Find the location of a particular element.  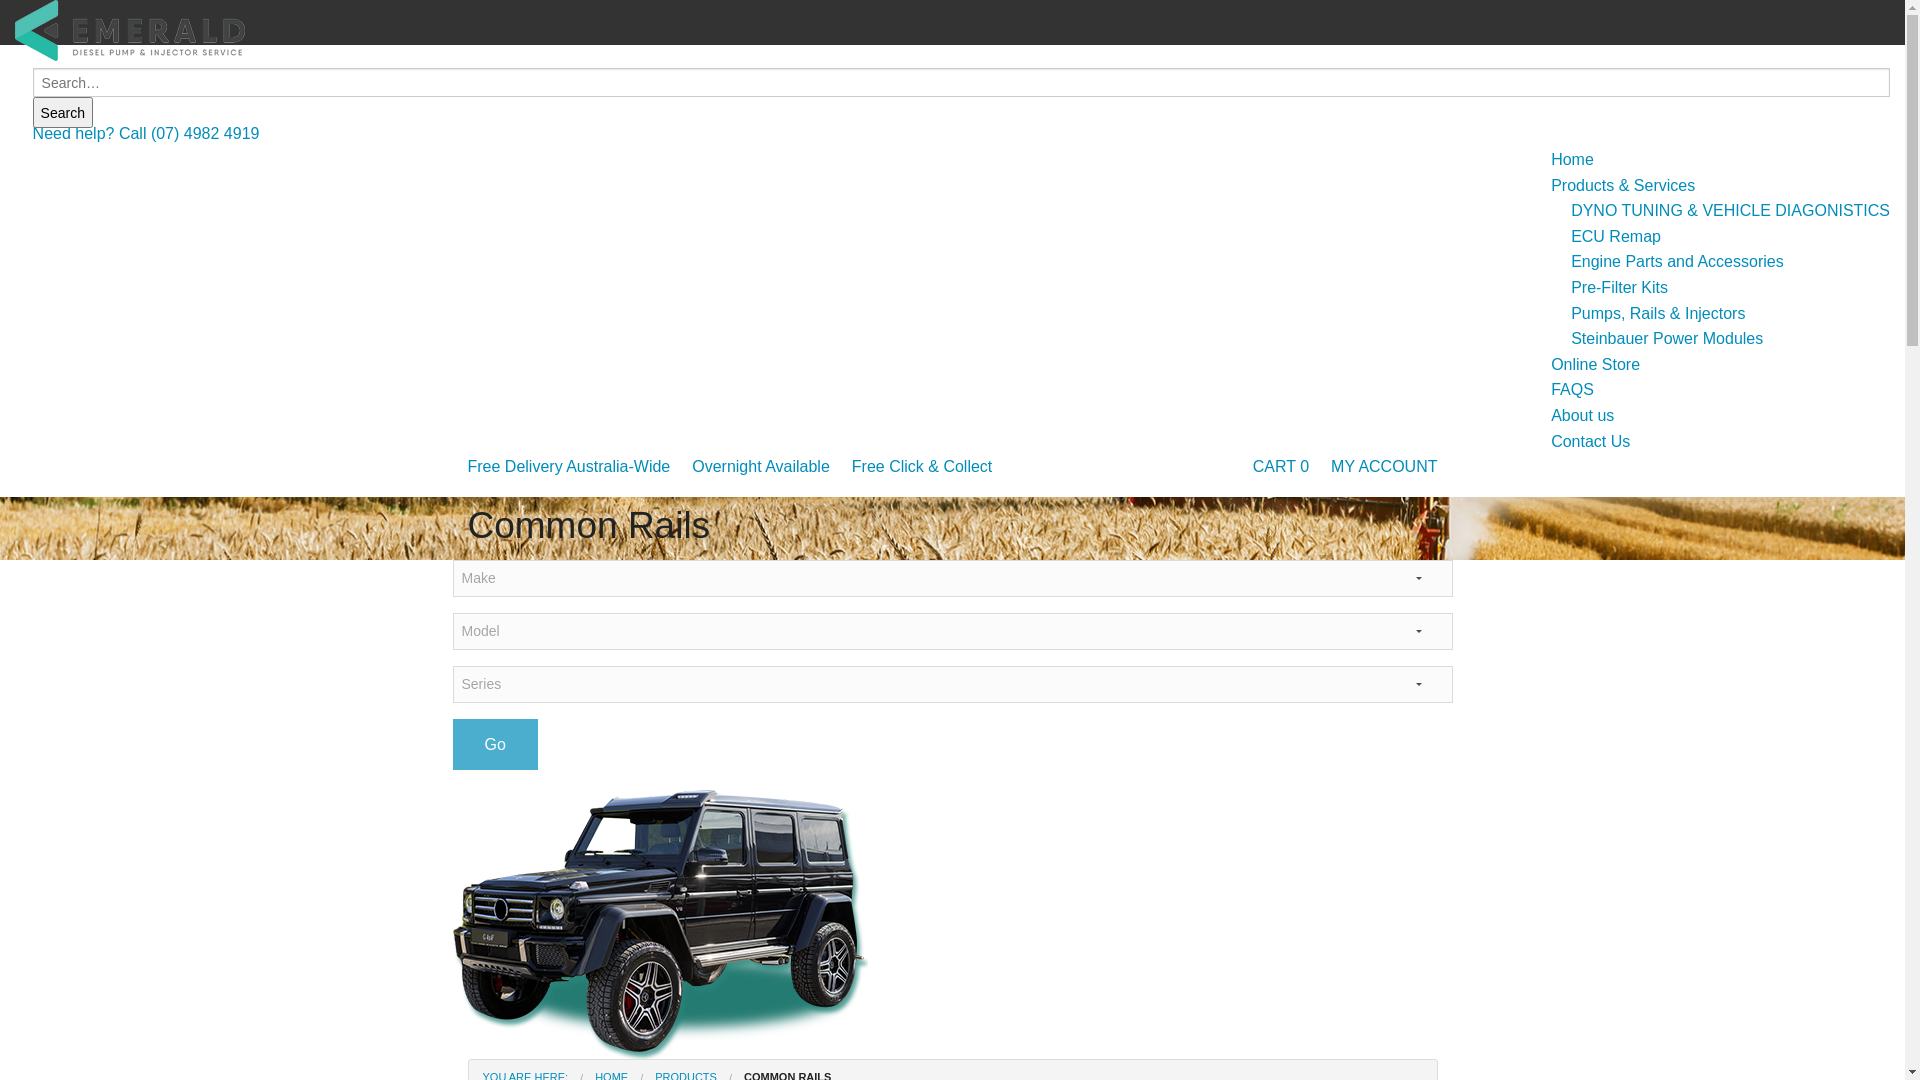

'Emerald Diesel Pump & Injector Service' is located at coordinates (128, 29).